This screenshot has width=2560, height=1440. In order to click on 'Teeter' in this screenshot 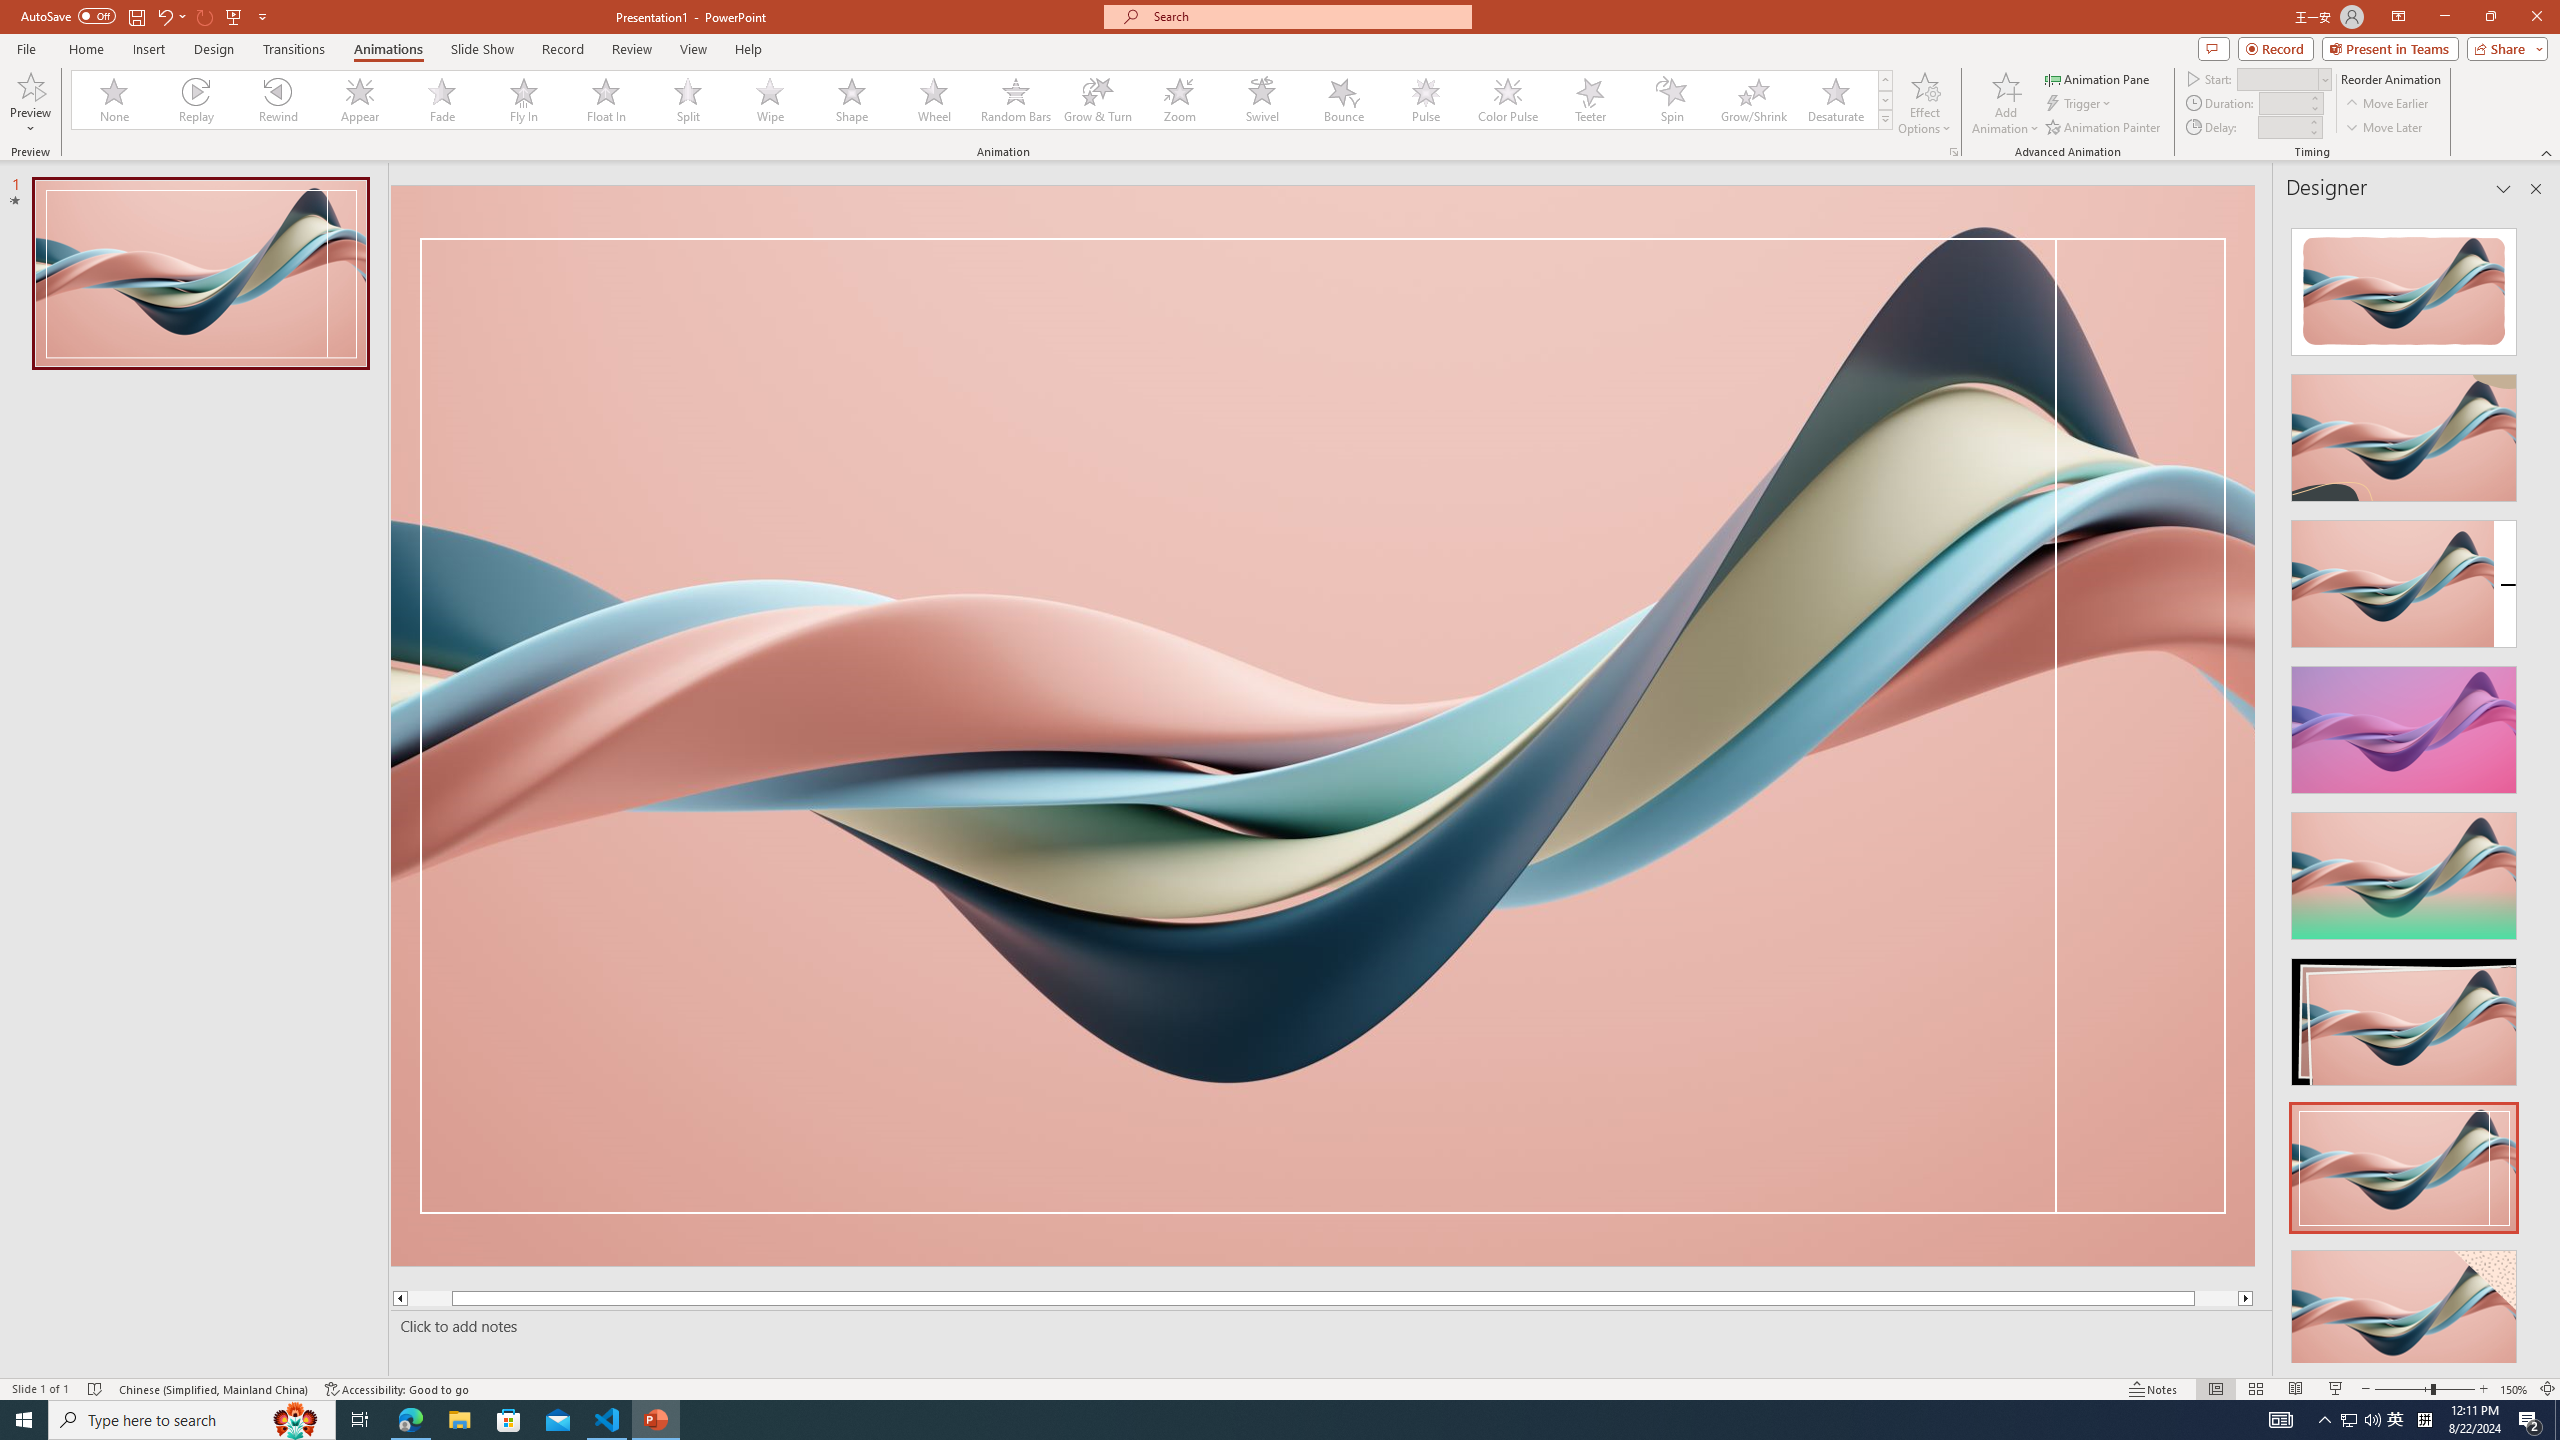, I will do `click(1589, 99)`.